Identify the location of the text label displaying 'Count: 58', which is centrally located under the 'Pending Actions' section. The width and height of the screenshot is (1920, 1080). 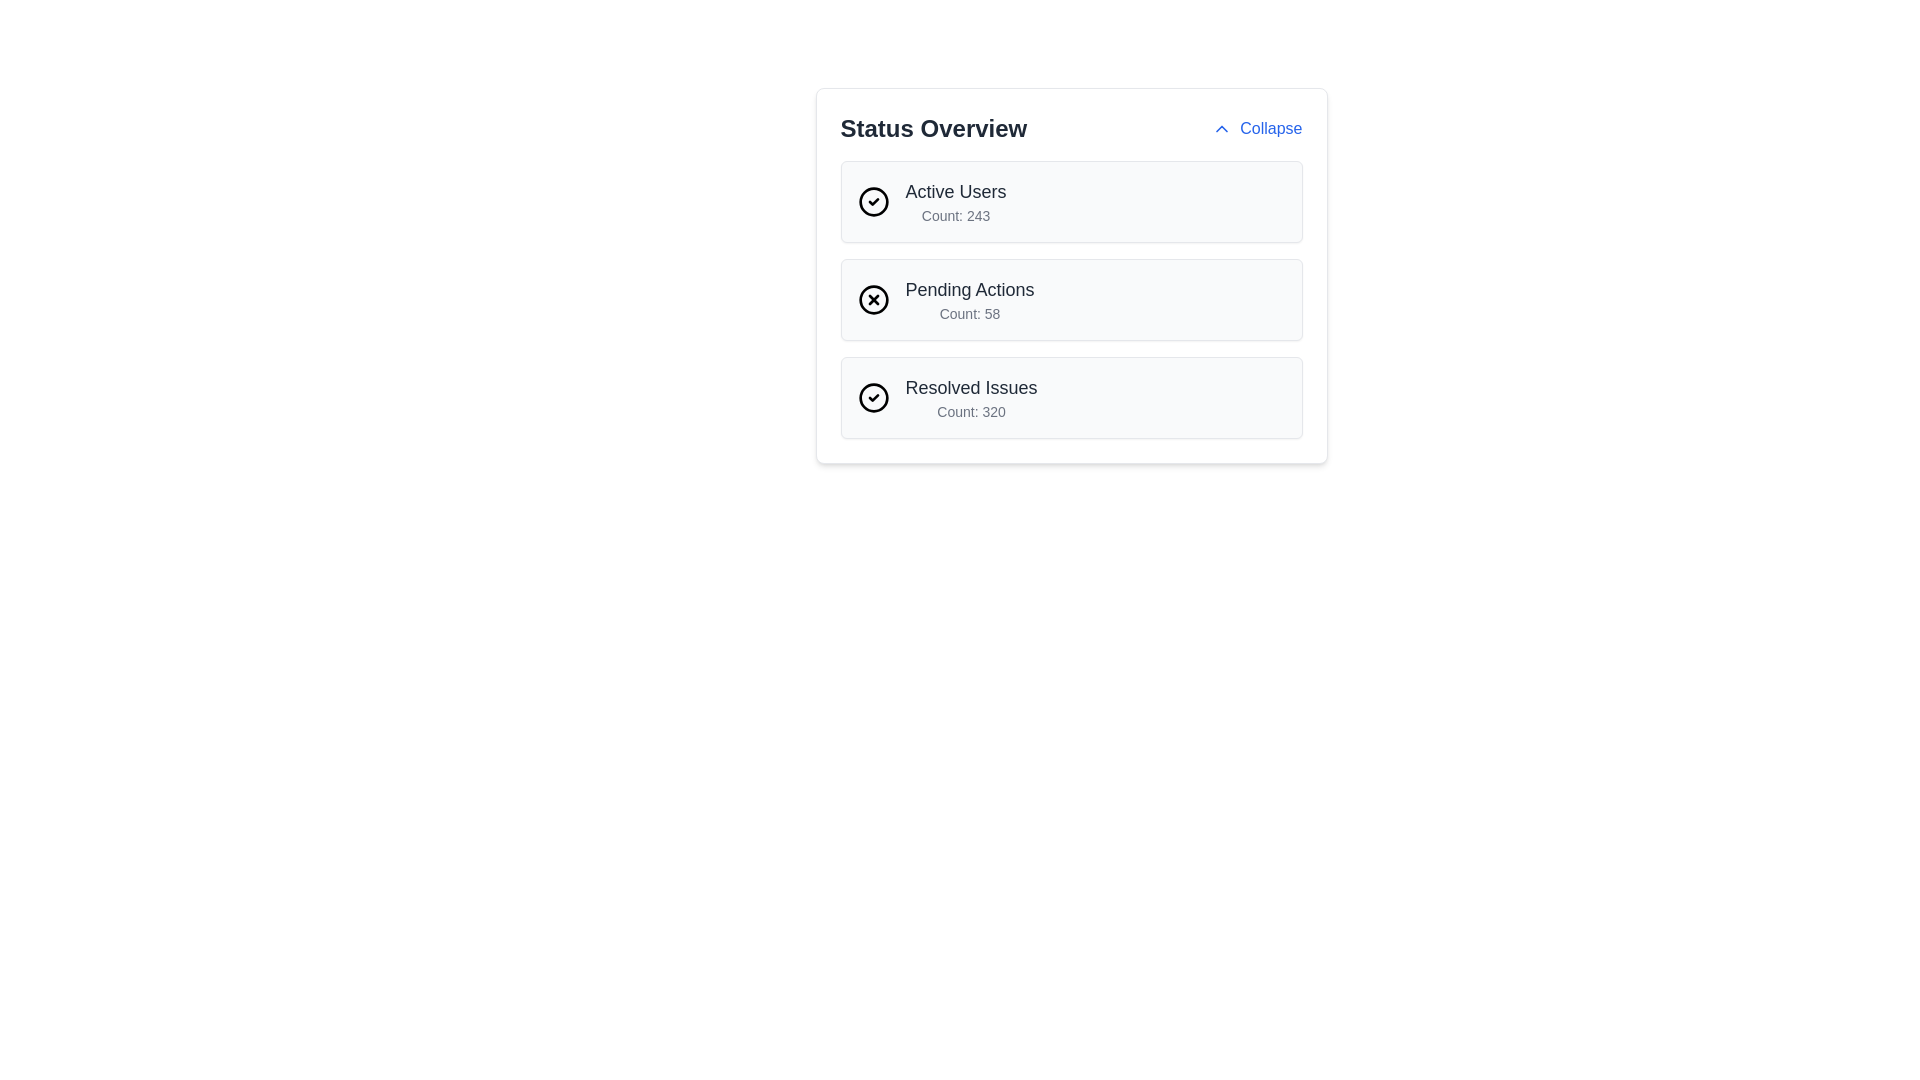
(969, 313).